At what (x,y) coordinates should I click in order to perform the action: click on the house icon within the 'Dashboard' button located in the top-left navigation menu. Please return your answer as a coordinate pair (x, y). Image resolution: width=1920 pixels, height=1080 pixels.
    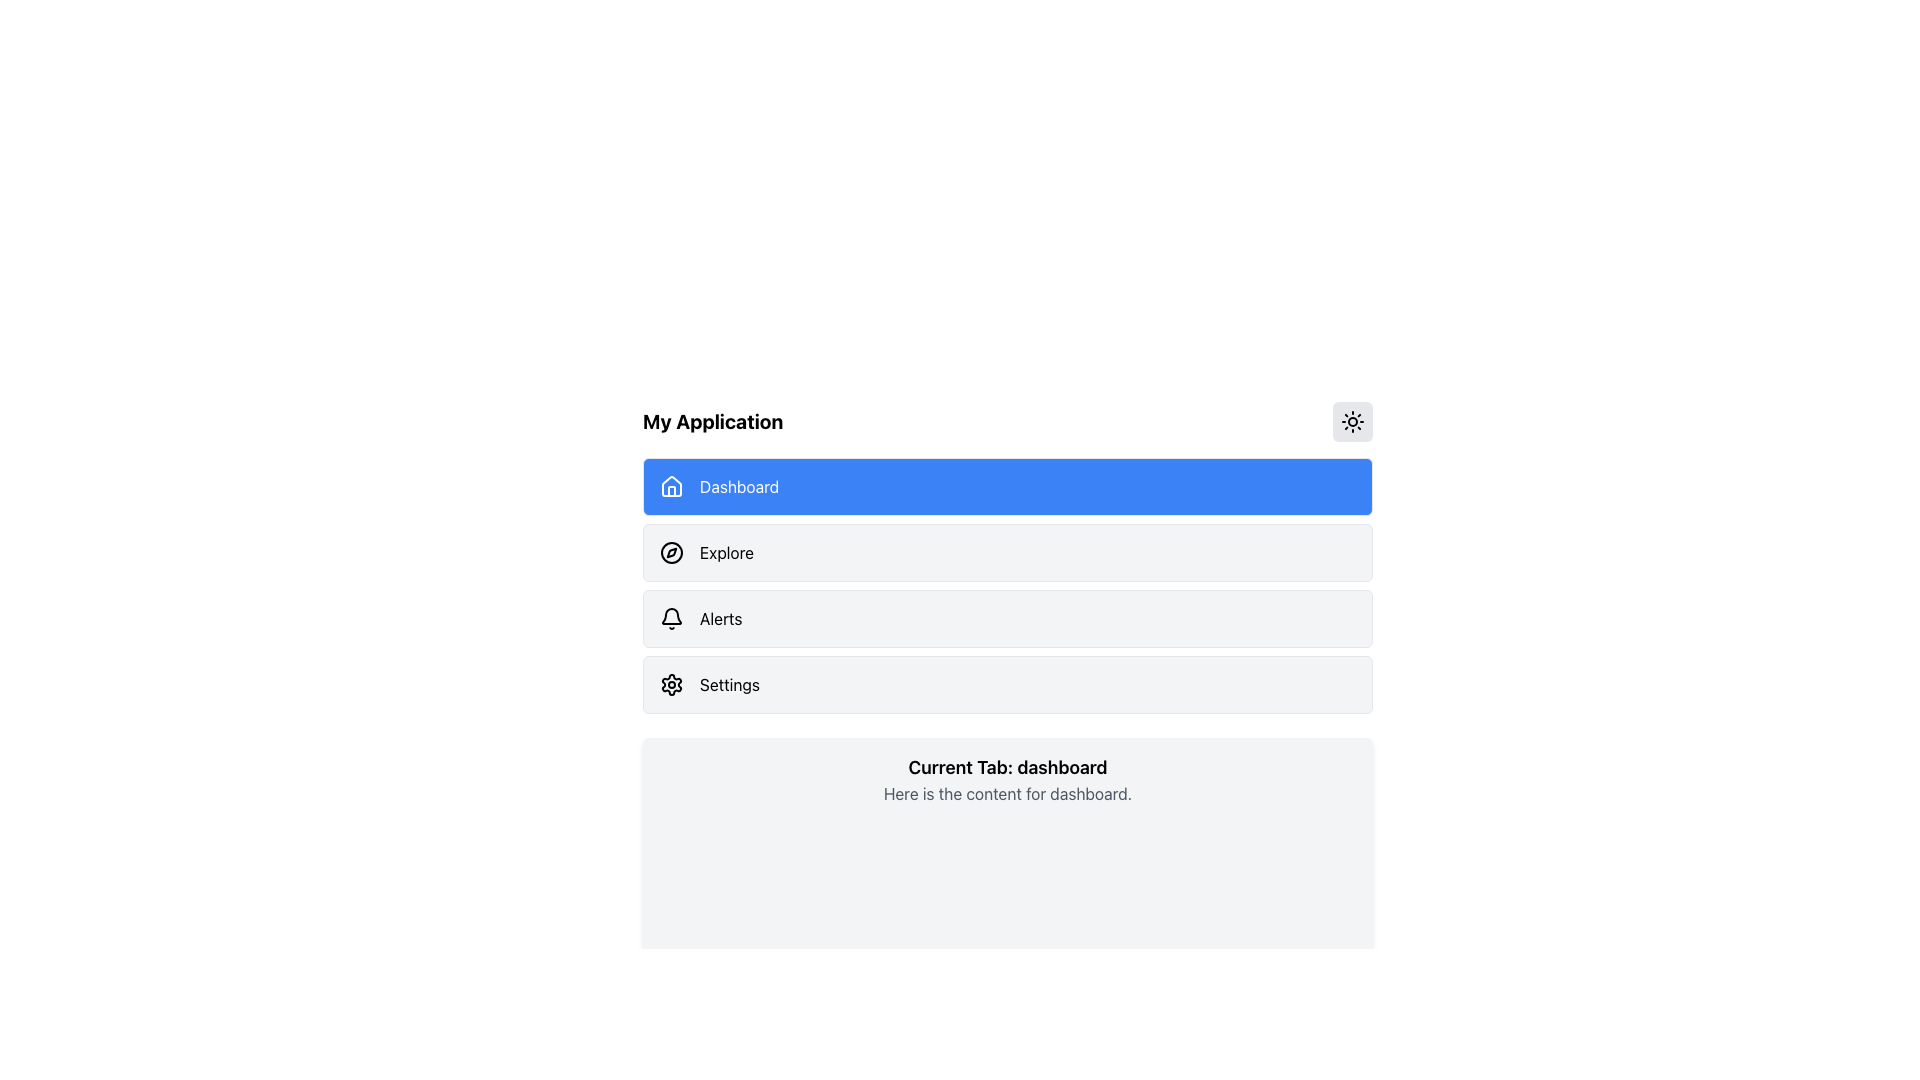
    Looking at the image, I should click on (672, 486).